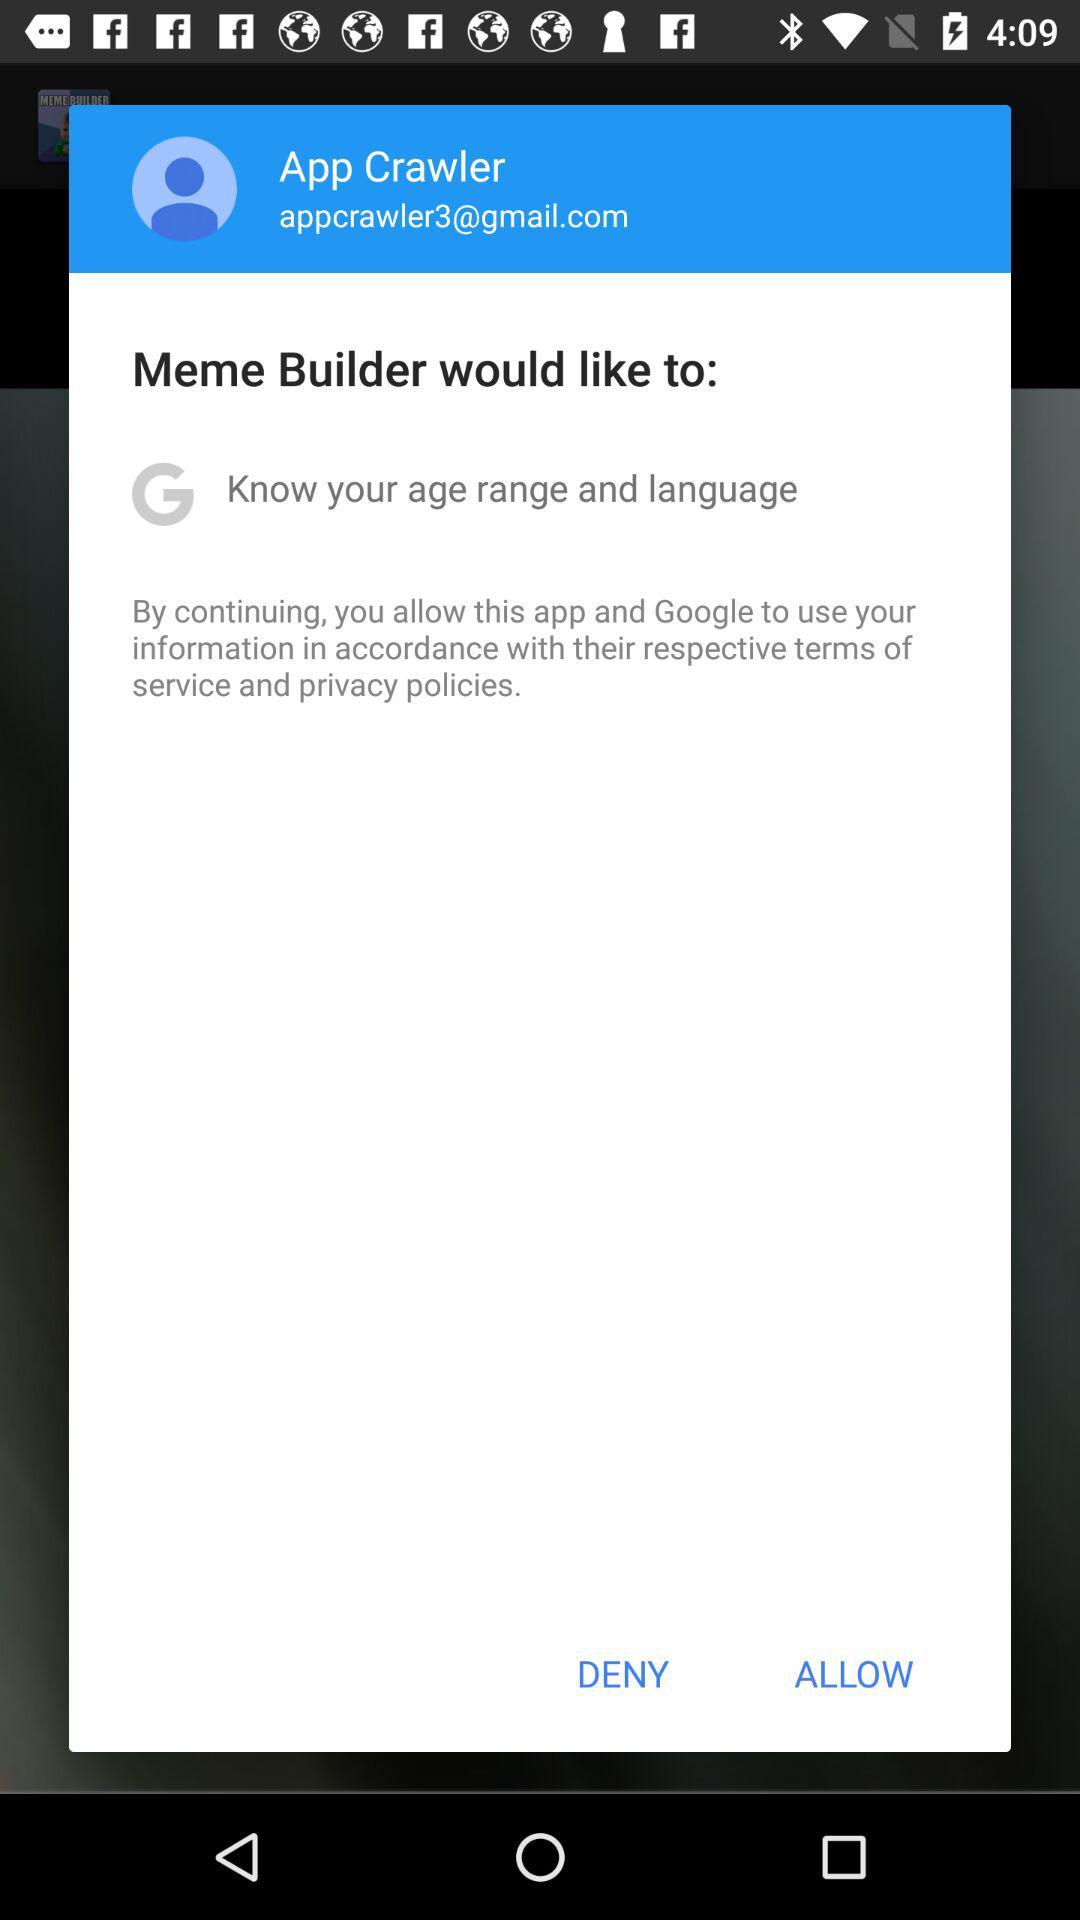 This screenshot has width=1080, height=1920. What do you see at coordinates (184, 188) in the screenshot?
I see `item next to the app crawler` at bounding box center [184, 188].